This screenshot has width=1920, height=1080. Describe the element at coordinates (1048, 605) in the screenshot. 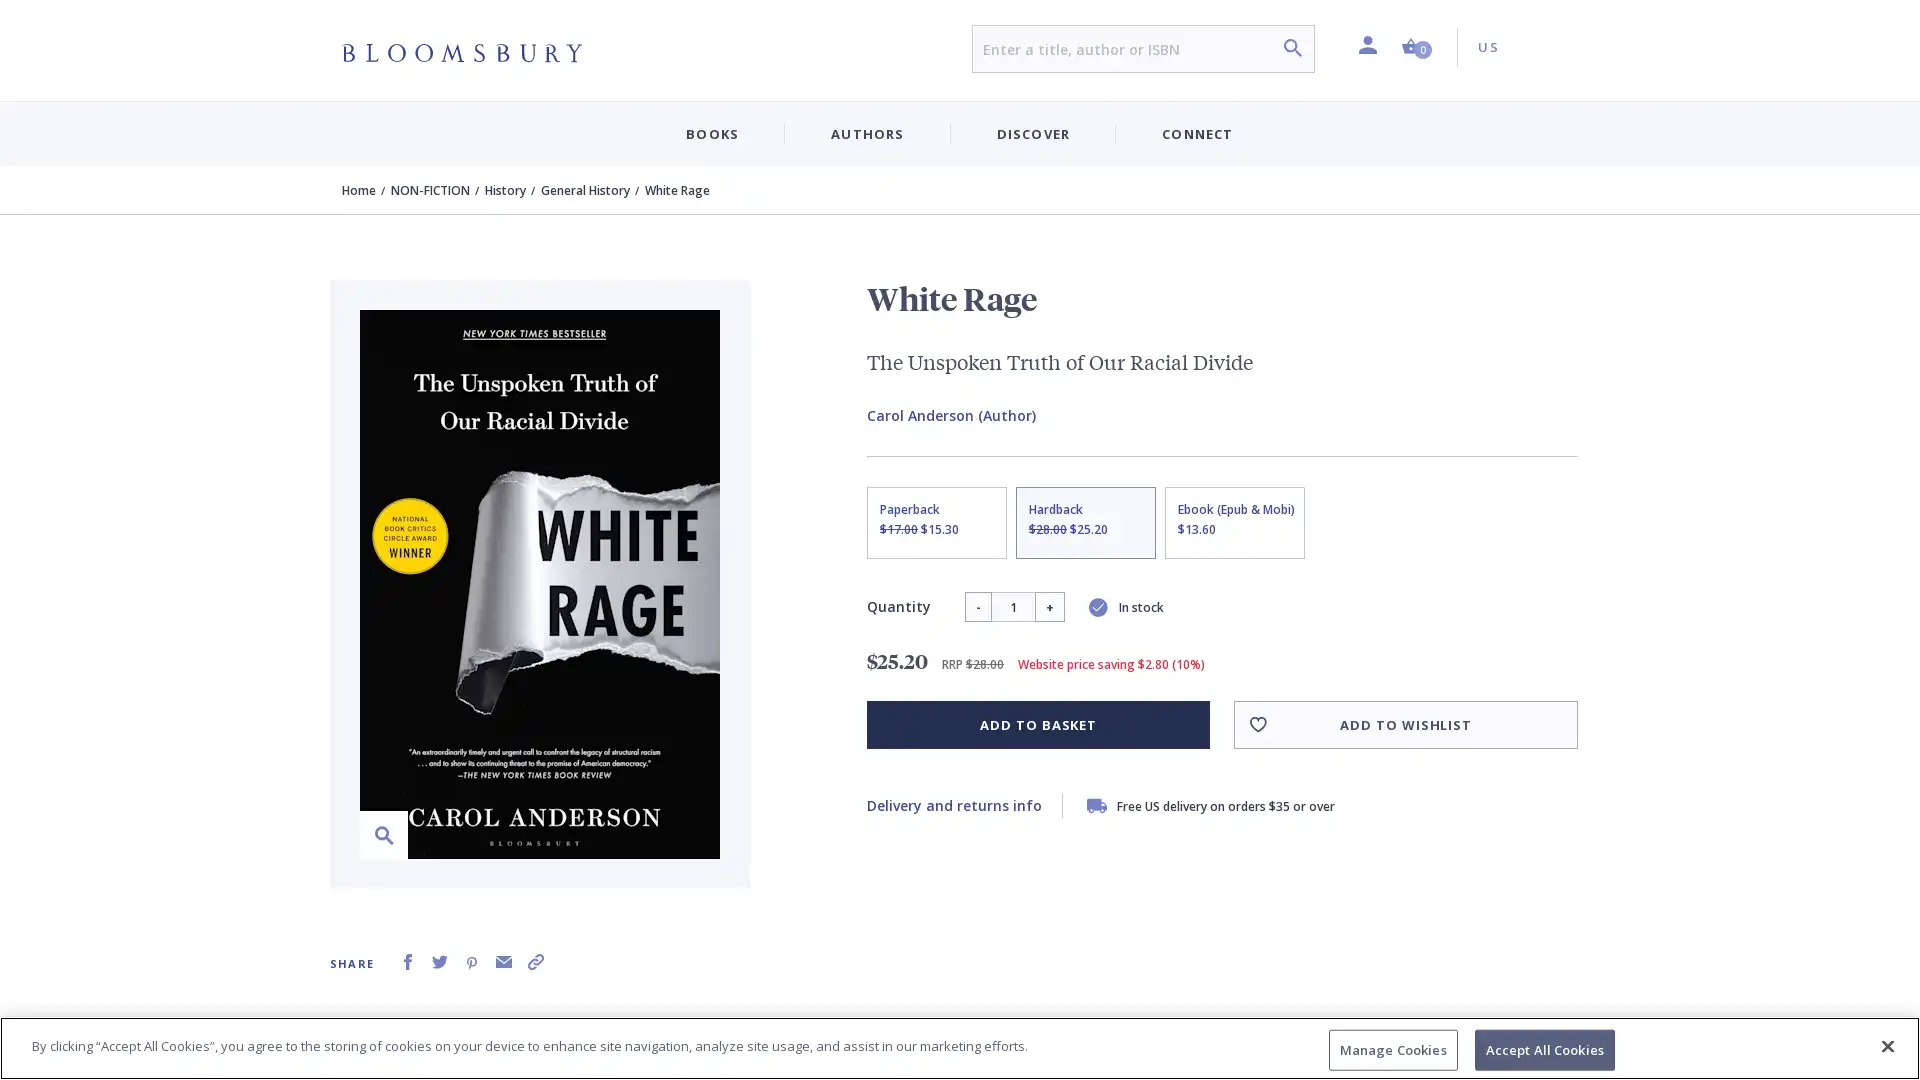

I see `+` at that location.